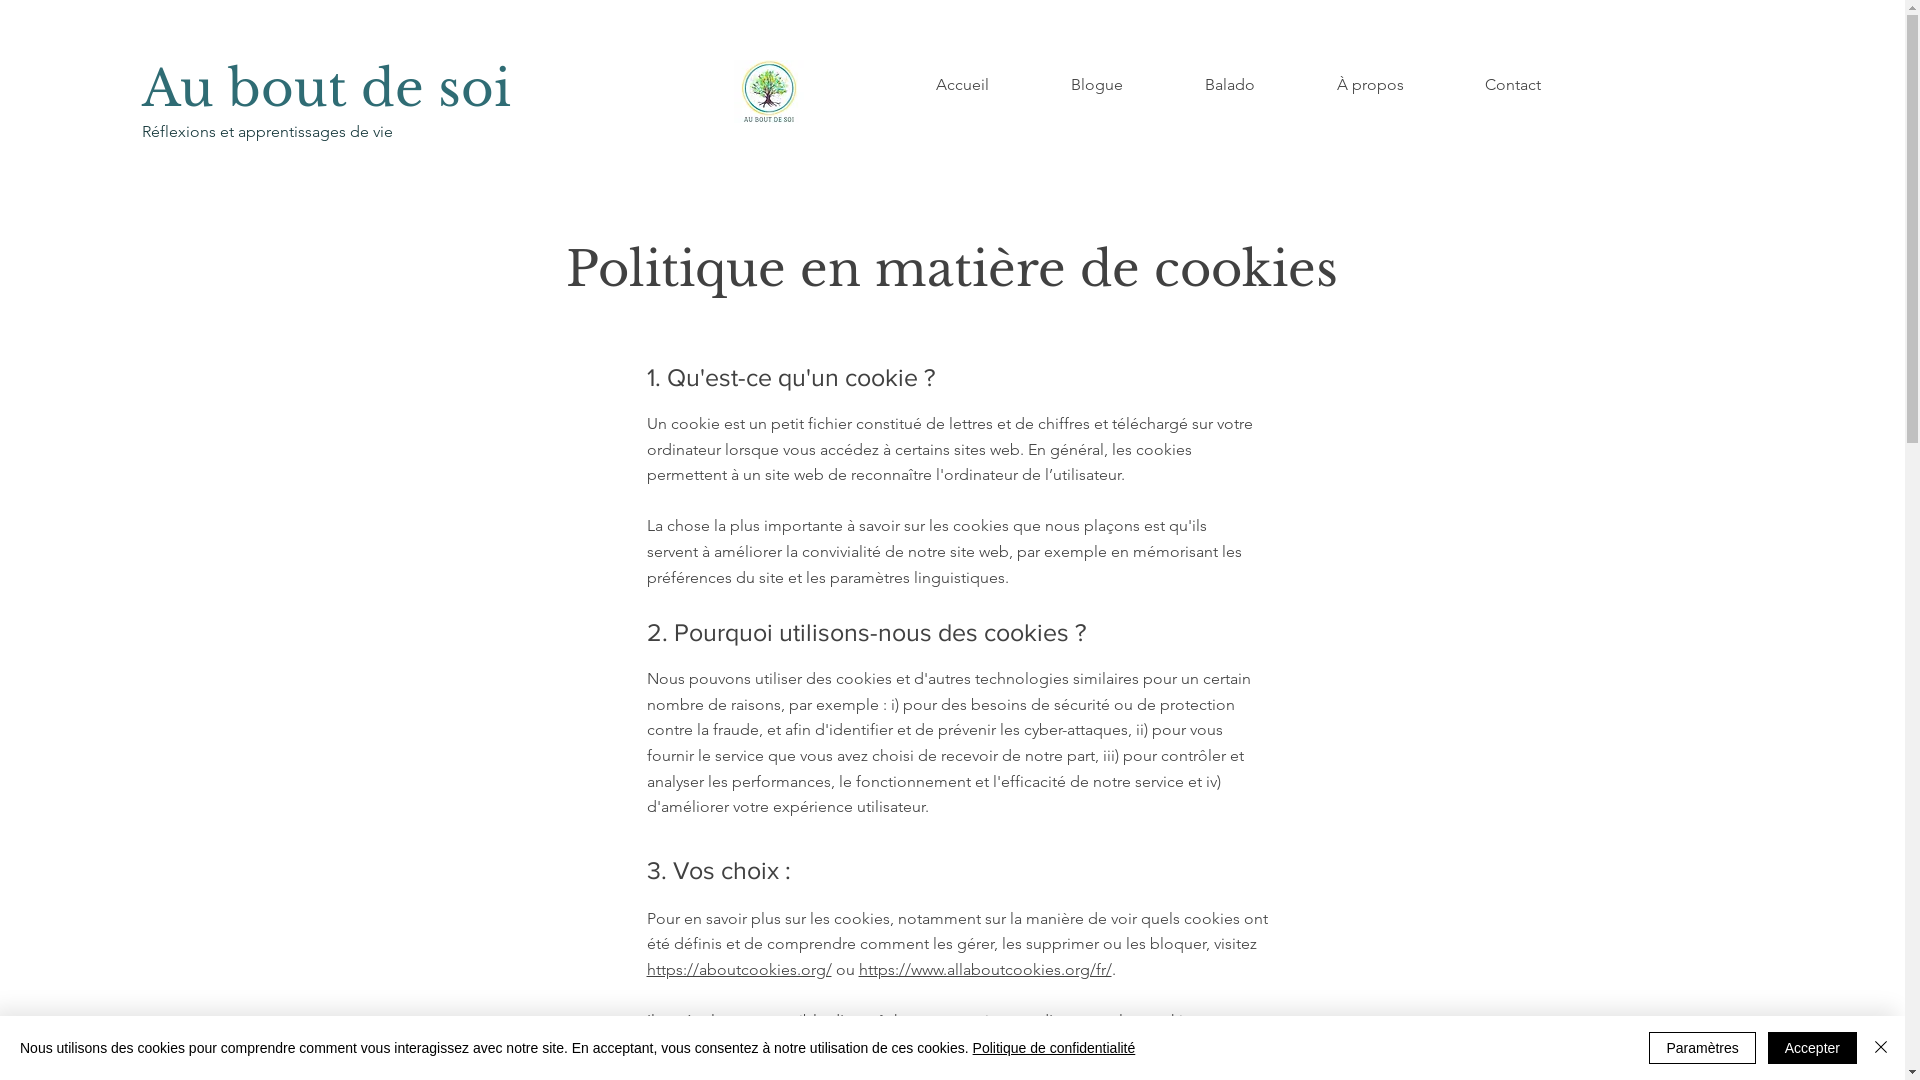 Image resolution: width=1920 pixels, height=1080 pixels. What do you see at coordinates (1228, 83) in the screenshot?
I see `'Balado'` at bounding box center [1228, 83].